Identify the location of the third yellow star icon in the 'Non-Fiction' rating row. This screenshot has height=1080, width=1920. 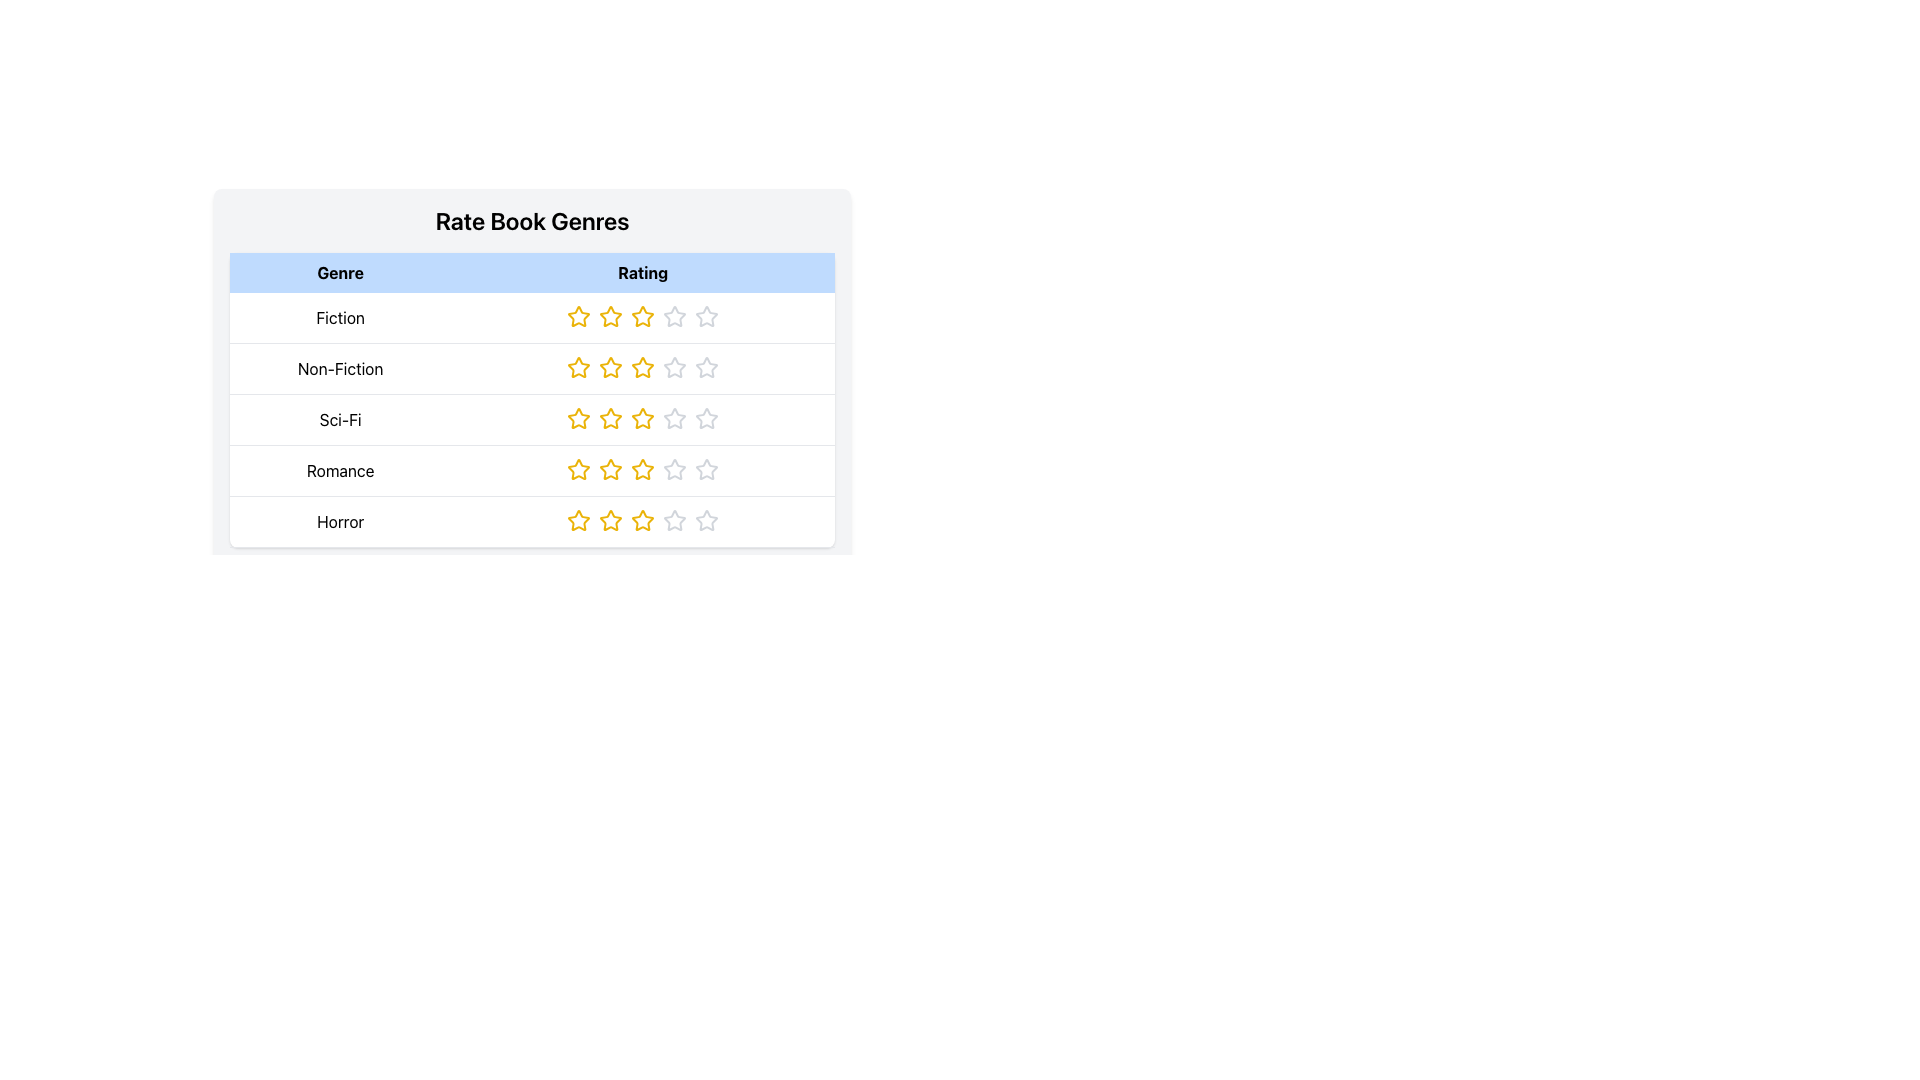
(643, 367).